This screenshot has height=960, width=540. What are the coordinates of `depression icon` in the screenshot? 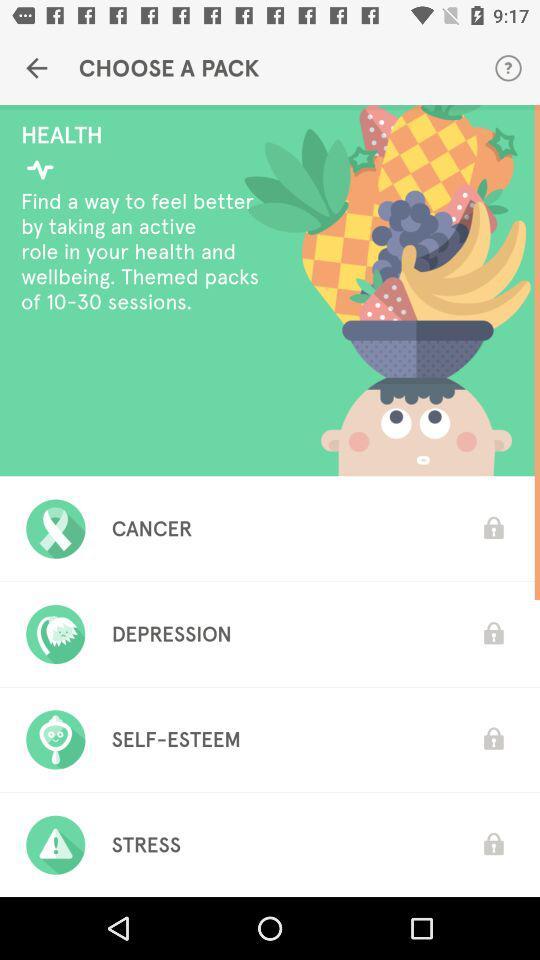 It's located at (171, 633).